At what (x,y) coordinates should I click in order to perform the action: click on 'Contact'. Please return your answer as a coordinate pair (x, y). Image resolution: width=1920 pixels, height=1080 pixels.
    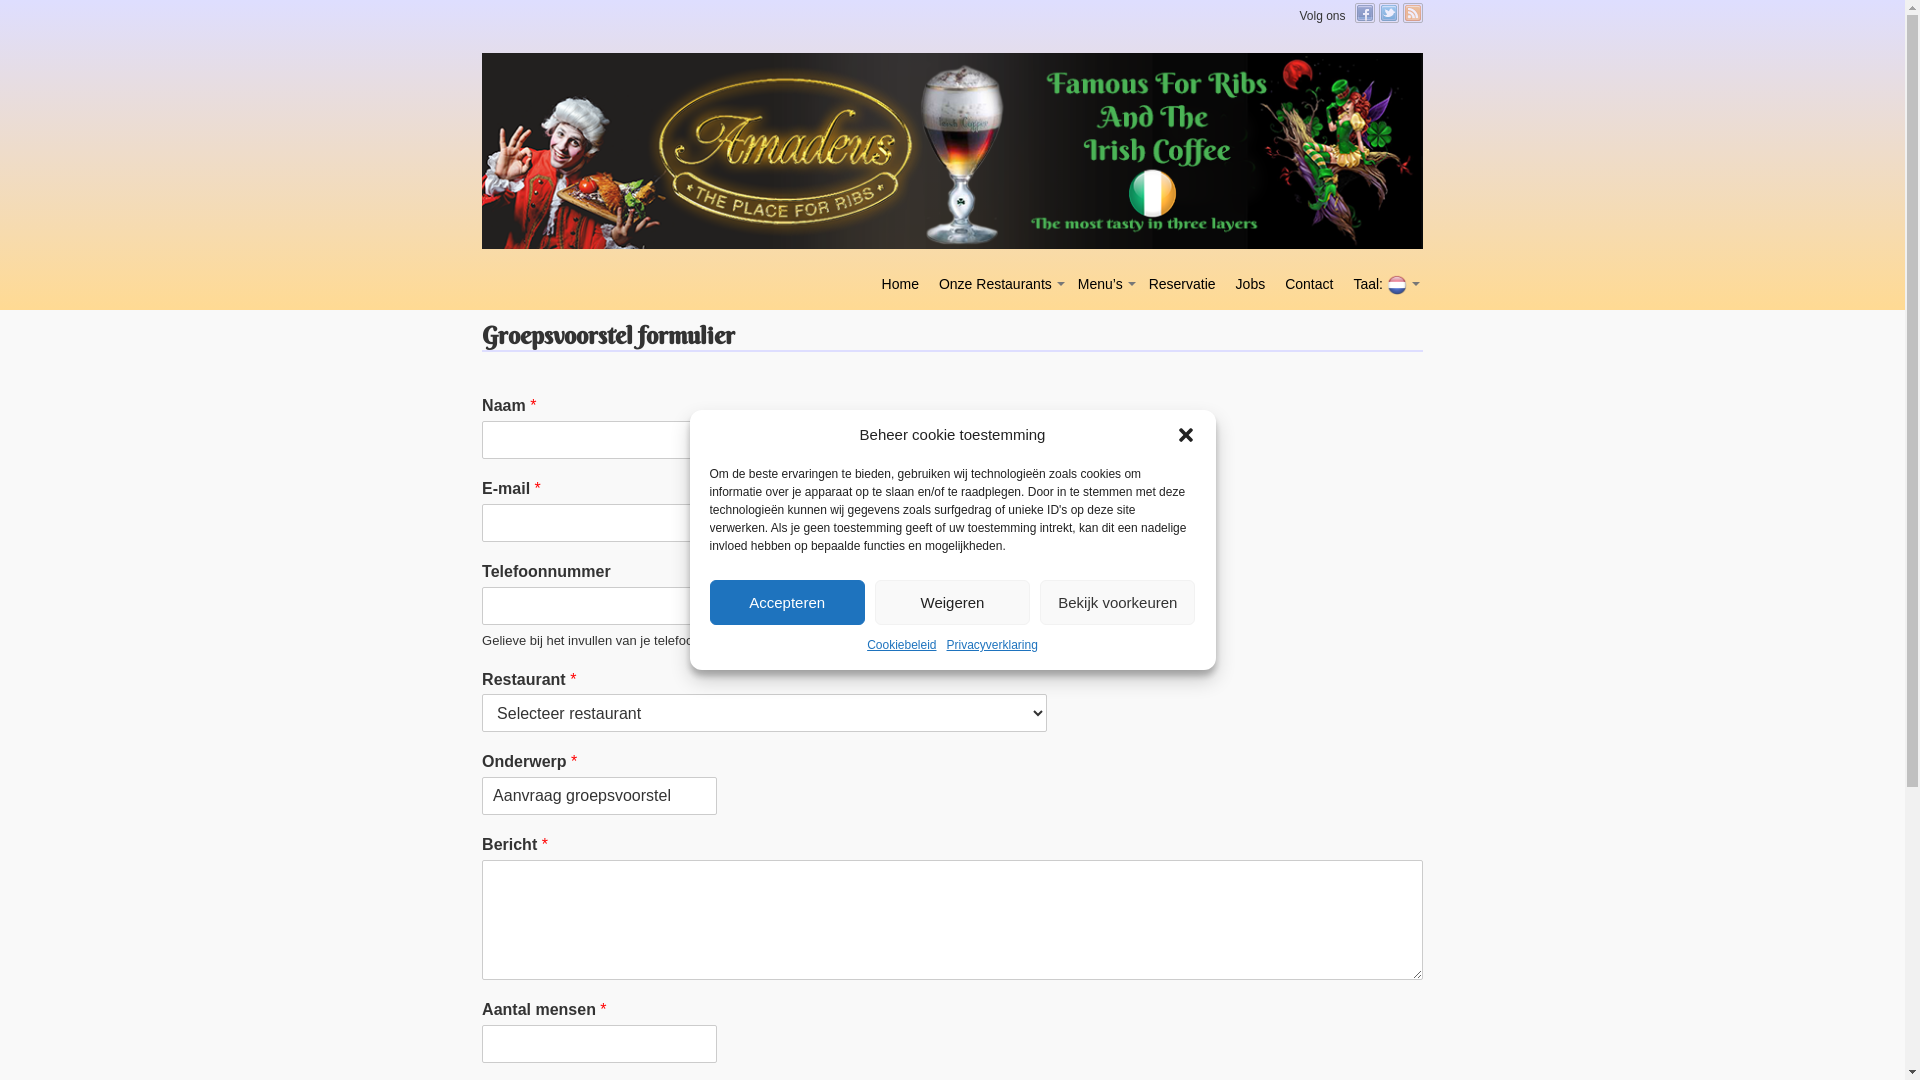
    Looking at the image, I should click on (1274, 284).